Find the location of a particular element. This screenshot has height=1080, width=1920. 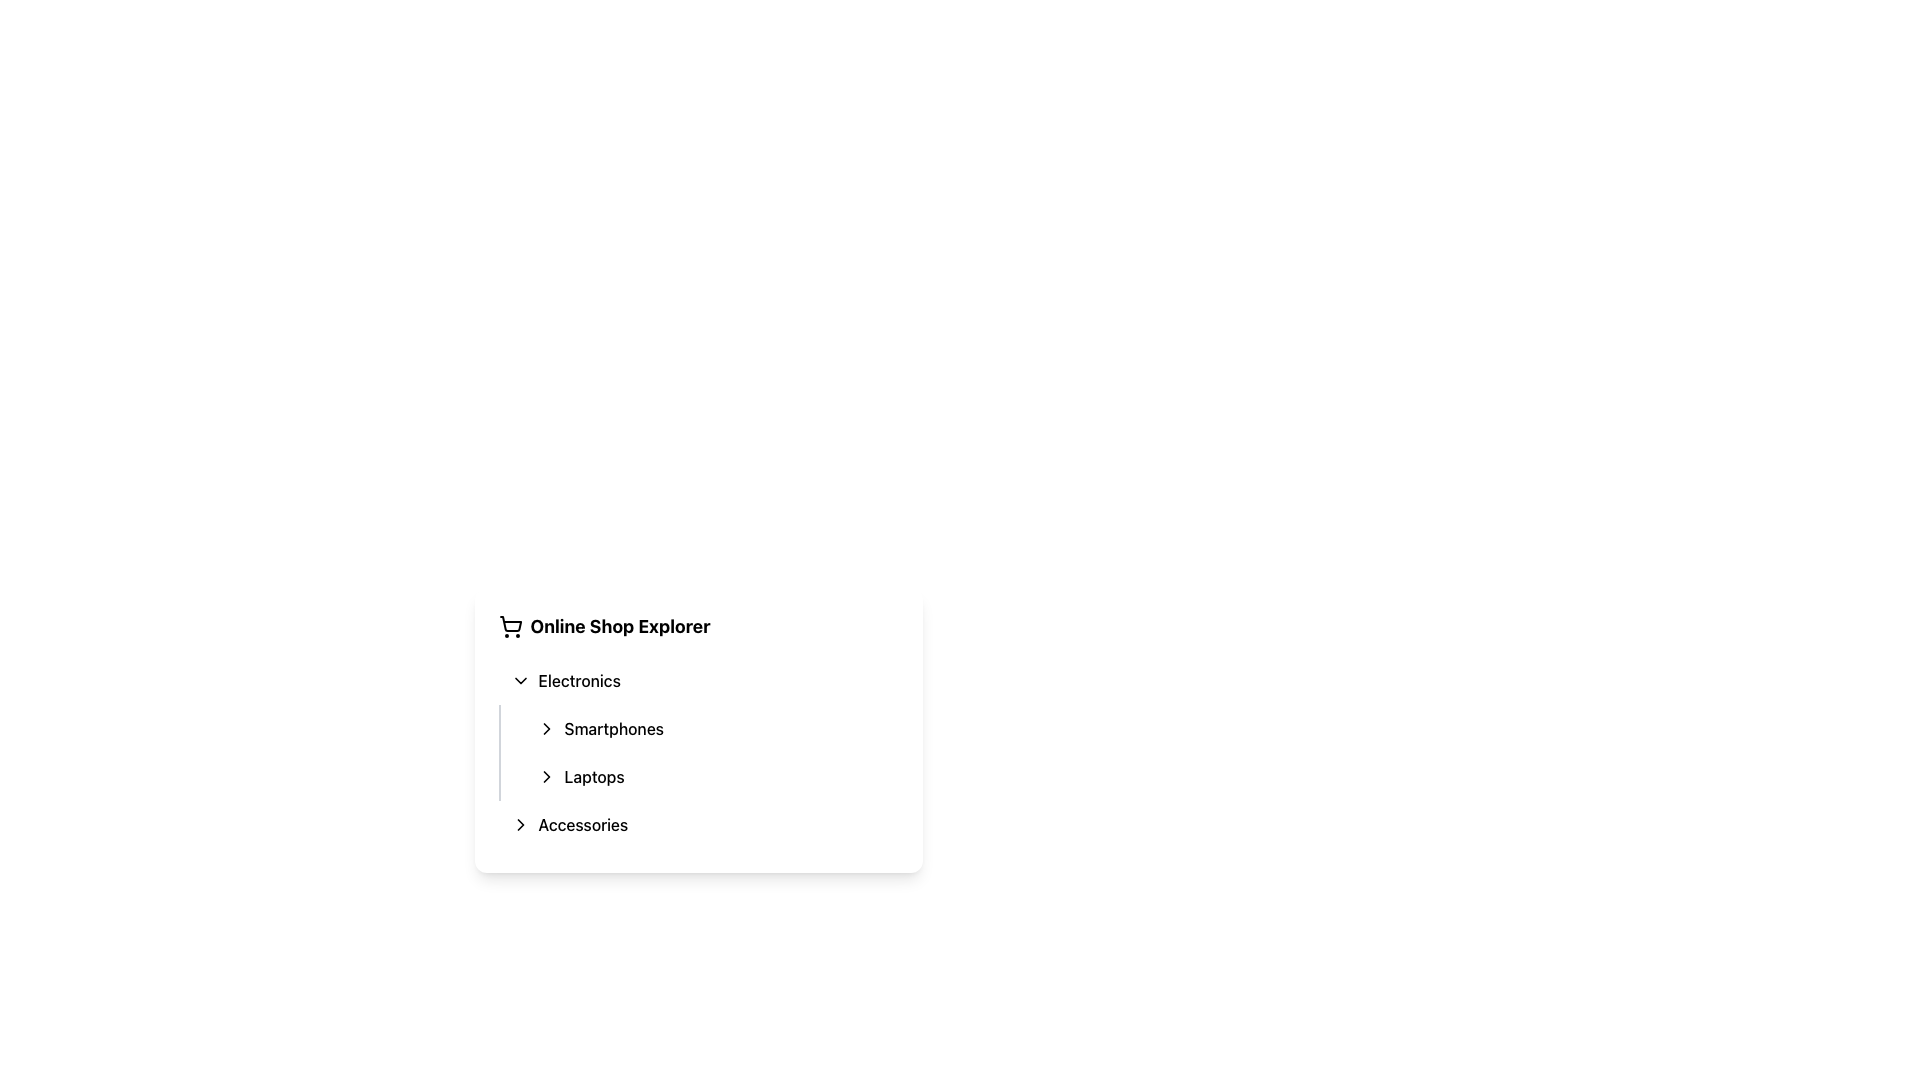

the shopping cart icon located to the left of the 'Online Shop Explorer' title text, which is aligned horizontally with the title and above the expandable list items is located at coordinates (510, 626).